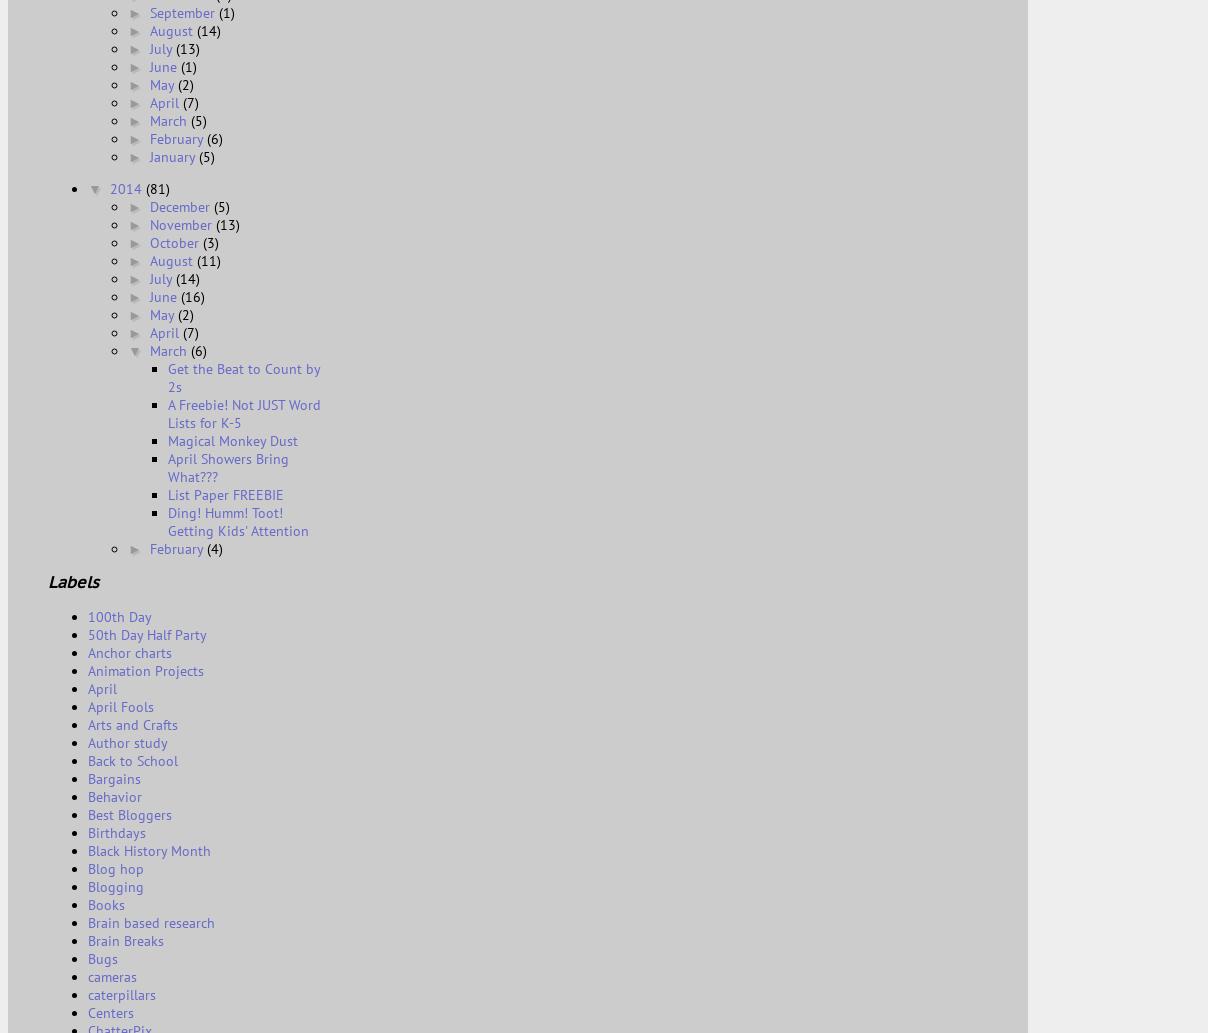 This screenshot has height=1033, width=1208. What do you see at coordinates (132, 761) in the screenshot?
I see `'Back to School'` at bounding box center [132, 761].